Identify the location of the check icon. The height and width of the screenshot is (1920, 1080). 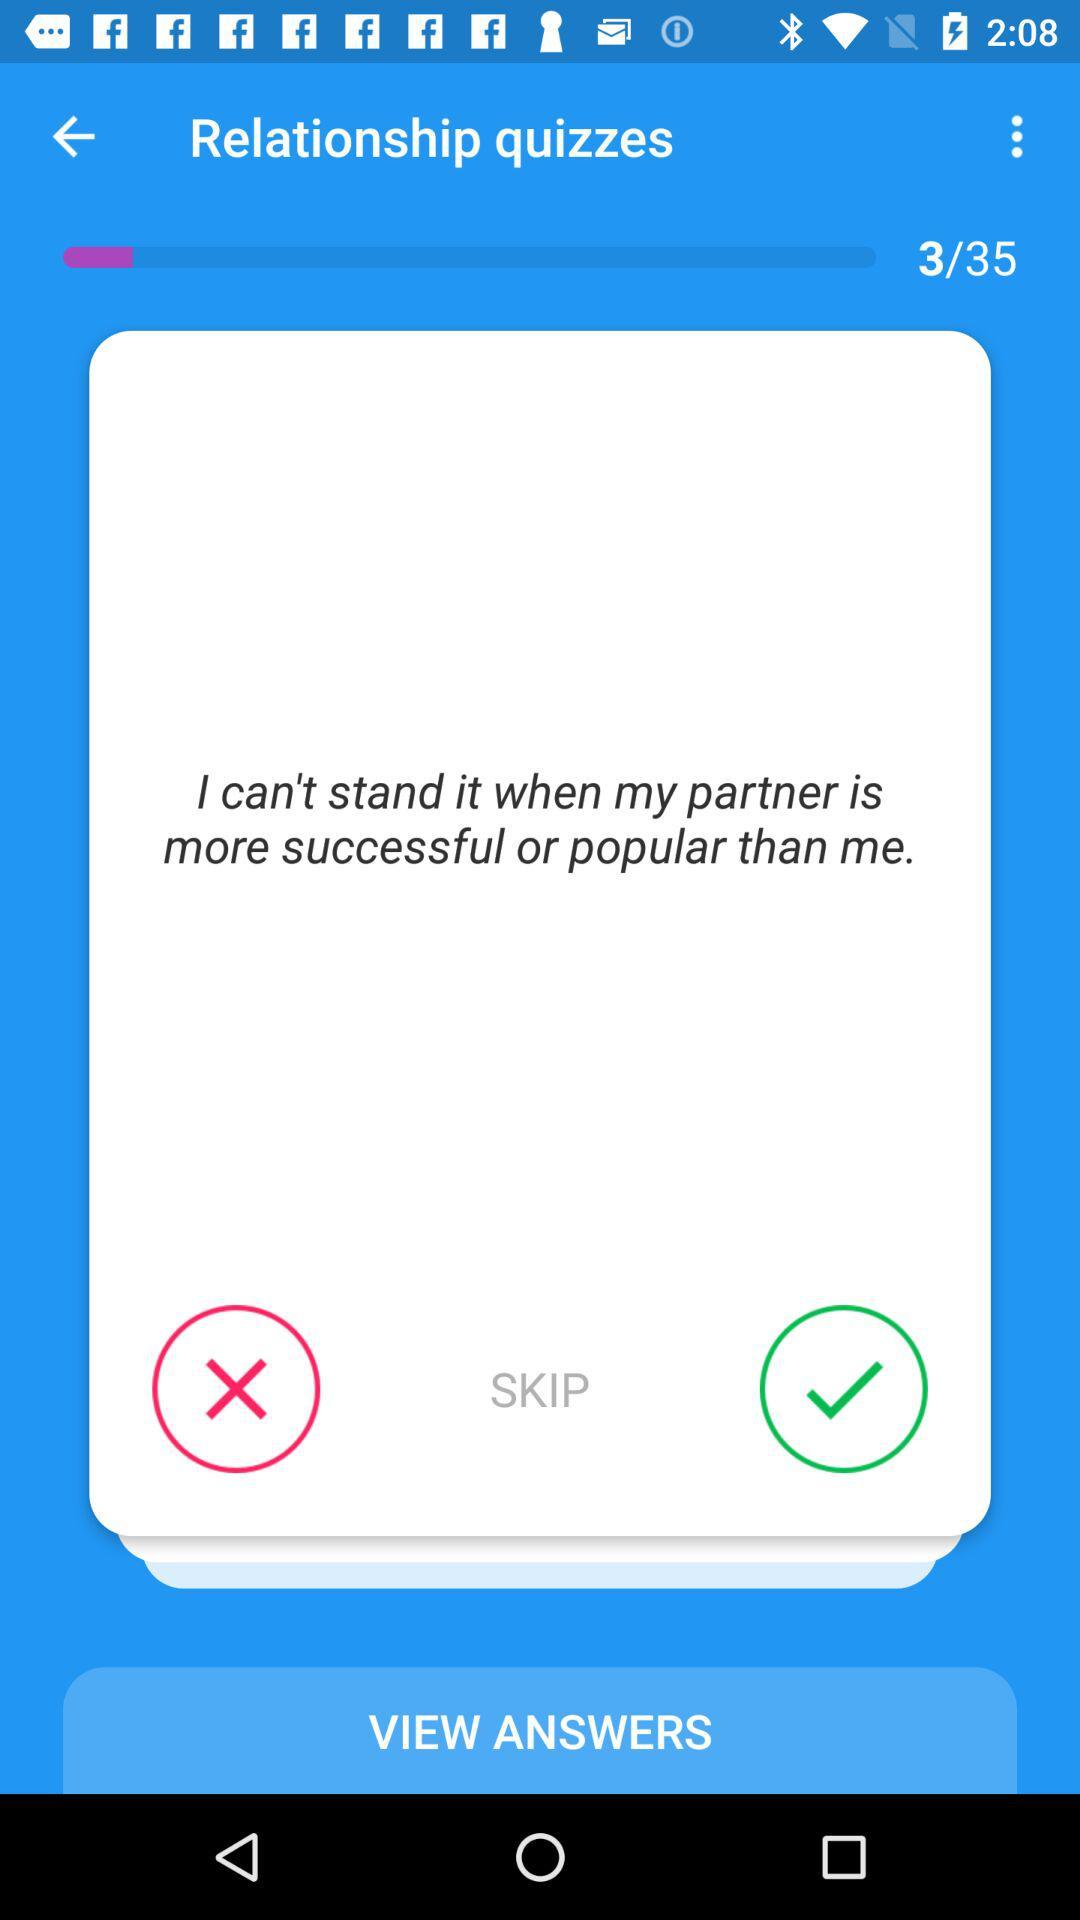
(843, 1387).